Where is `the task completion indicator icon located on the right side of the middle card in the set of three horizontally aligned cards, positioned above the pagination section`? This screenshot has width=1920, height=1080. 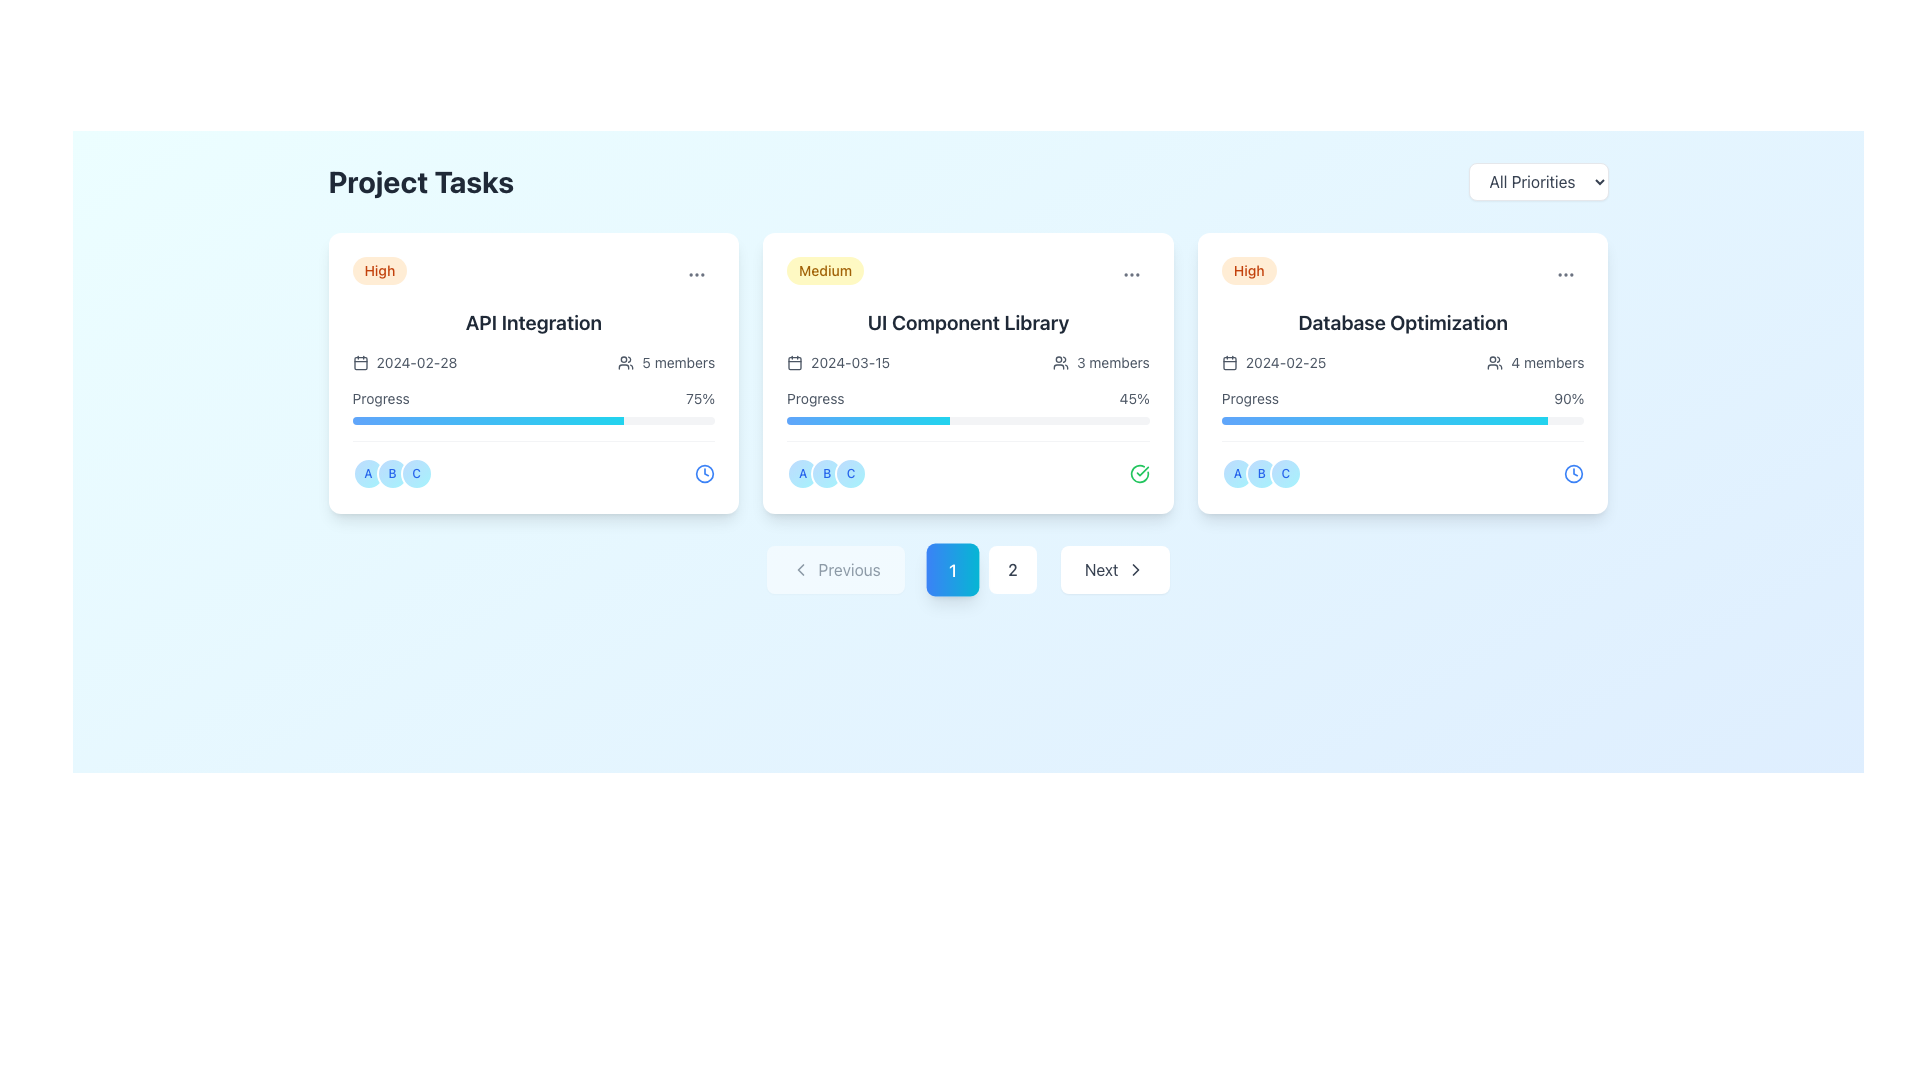 the task completion indicator icon located on the right side of the middle card in the set of three horizontally aligned cards, positioned above the pagination section is located at coordinates (1139, 474).